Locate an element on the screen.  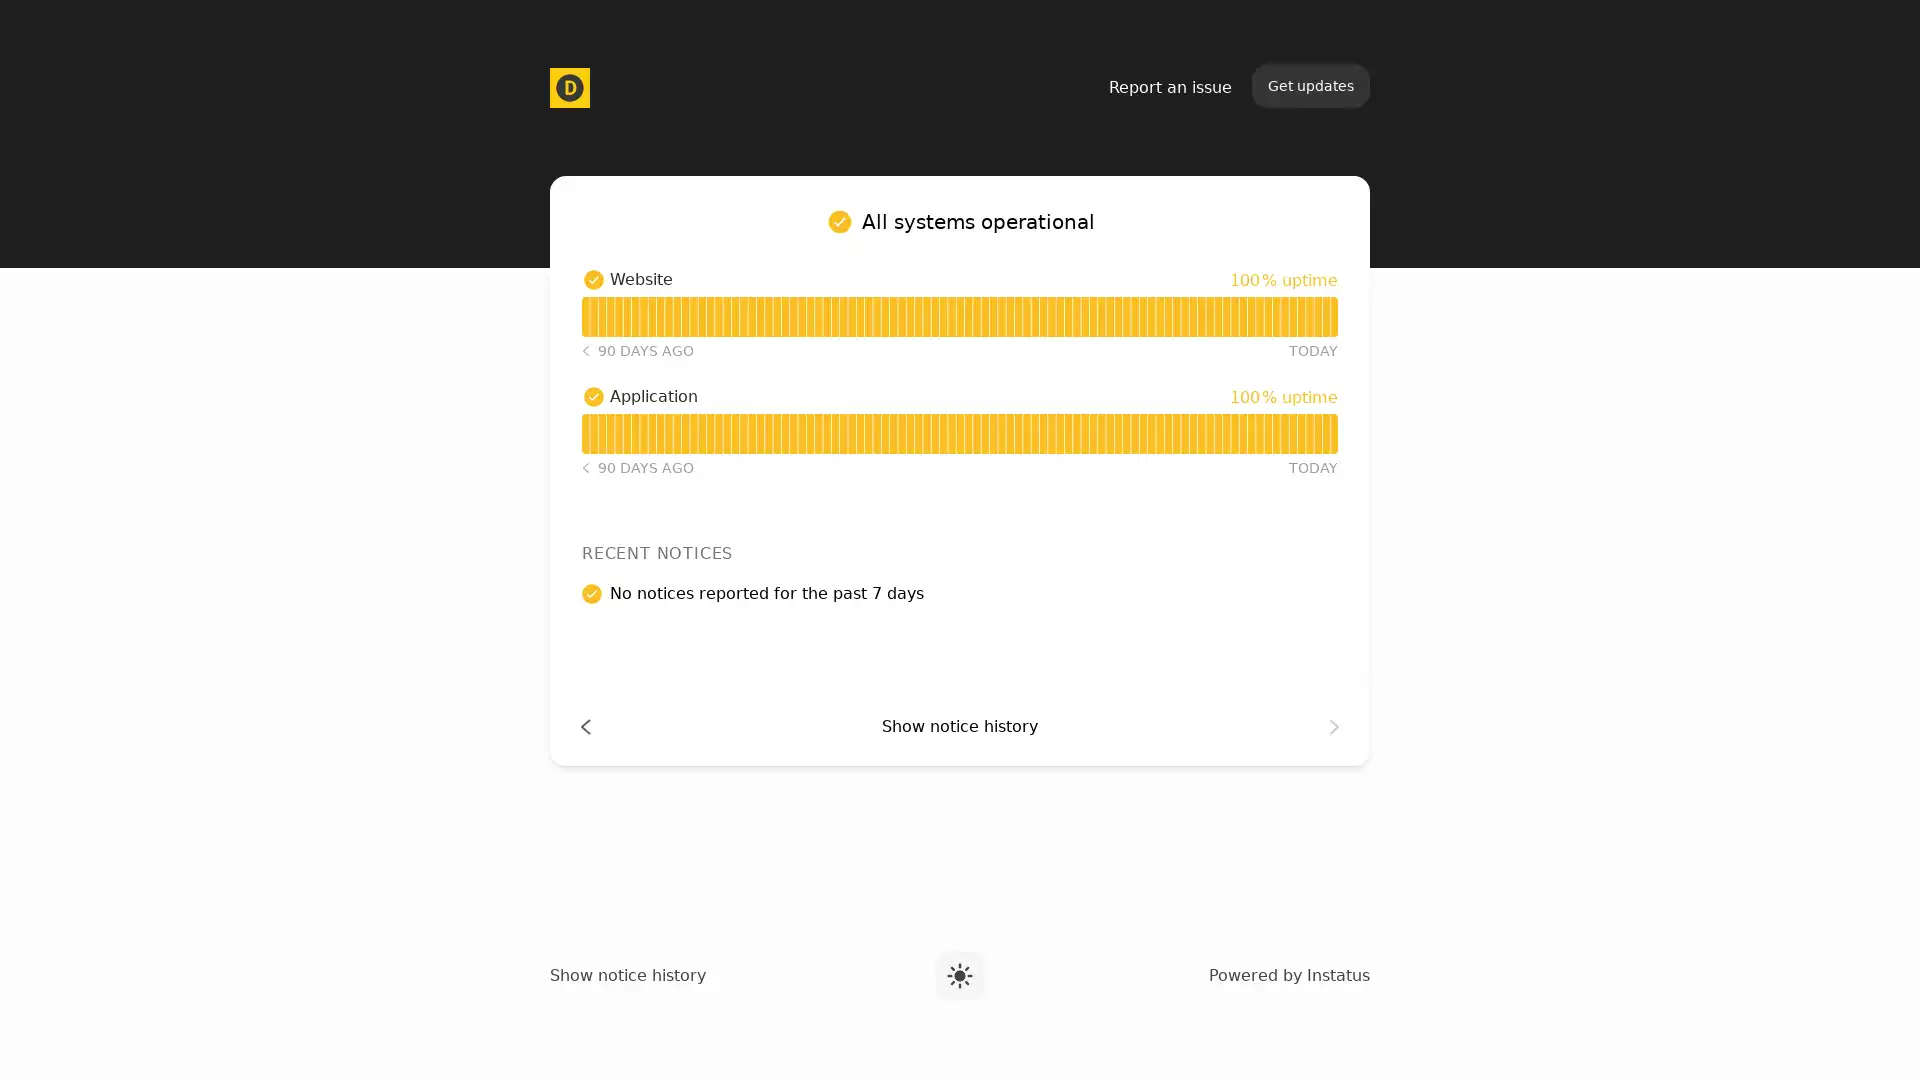
Use dark mode is located at coordinates (958, 974).